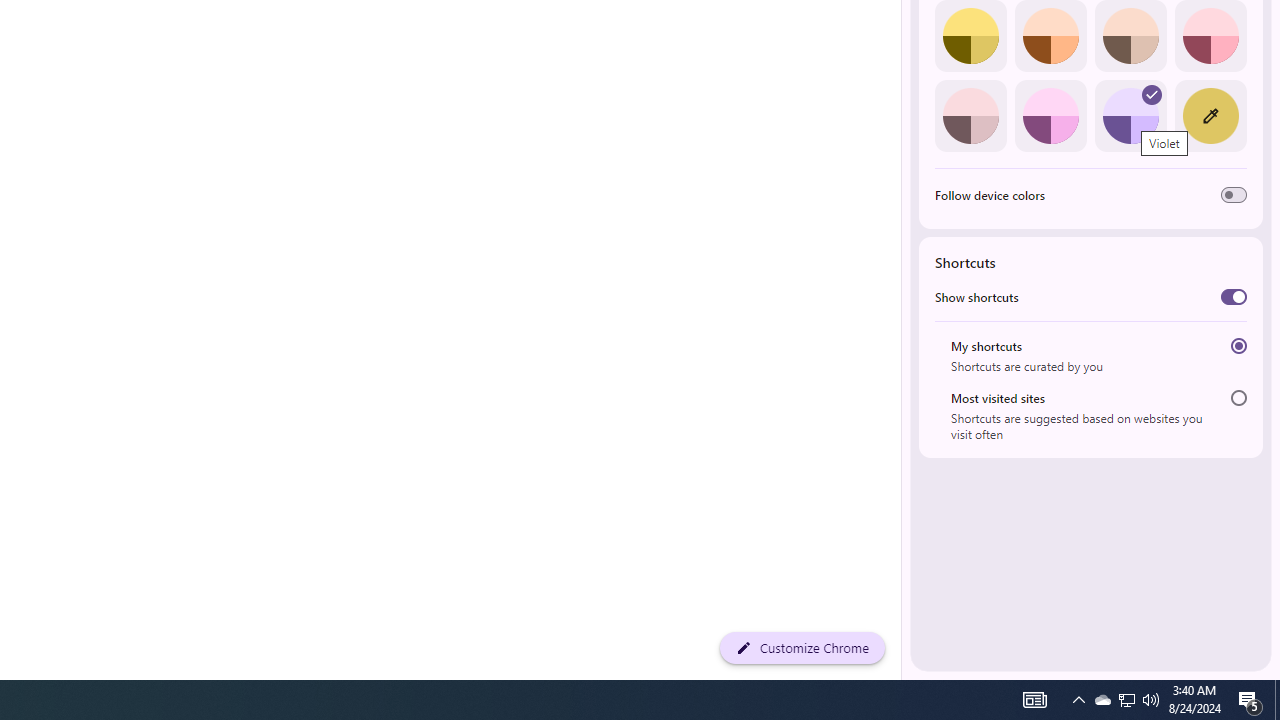  What do you see at coordinates (1130, 36) in the screenshot?
I see `'Apricot'` at bounding box center [1130, 36].